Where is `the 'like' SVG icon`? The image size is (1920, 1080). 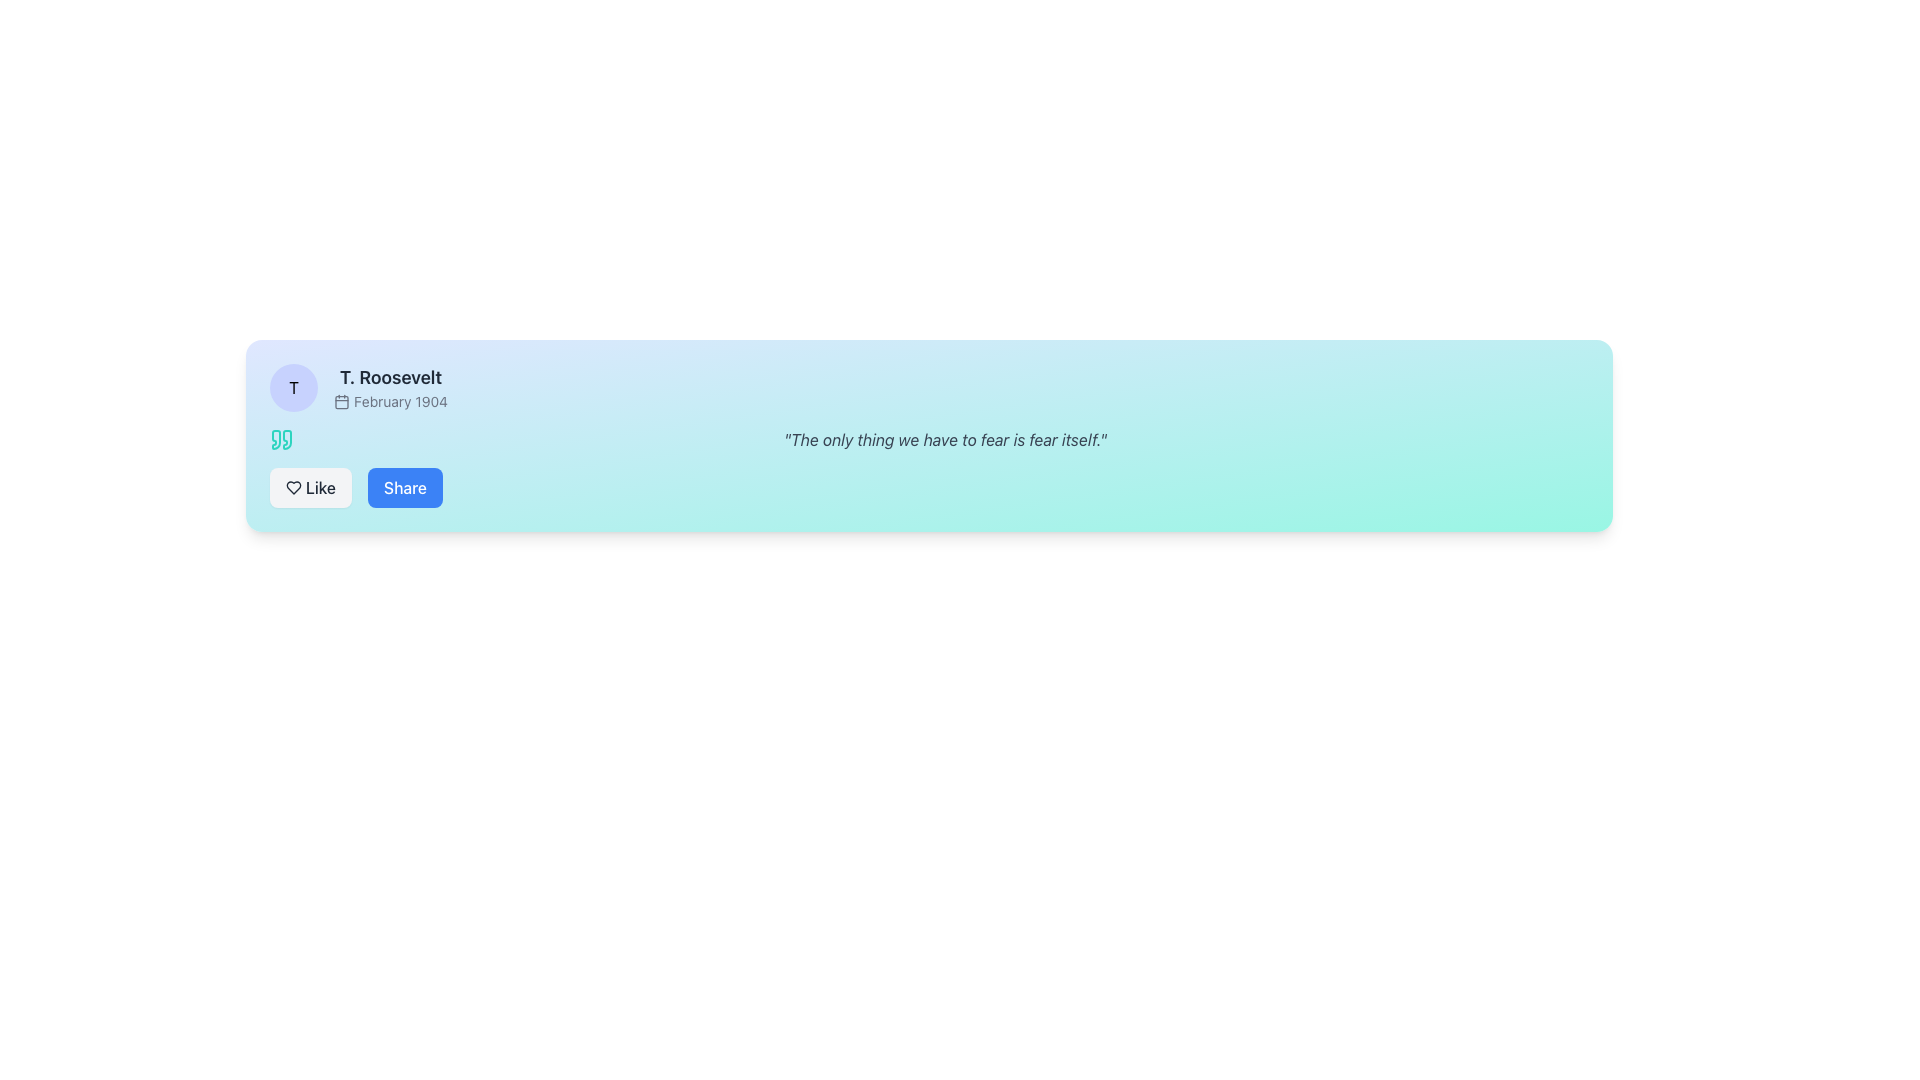
the 'like' SVG icon is located at coordinates (292, 488).